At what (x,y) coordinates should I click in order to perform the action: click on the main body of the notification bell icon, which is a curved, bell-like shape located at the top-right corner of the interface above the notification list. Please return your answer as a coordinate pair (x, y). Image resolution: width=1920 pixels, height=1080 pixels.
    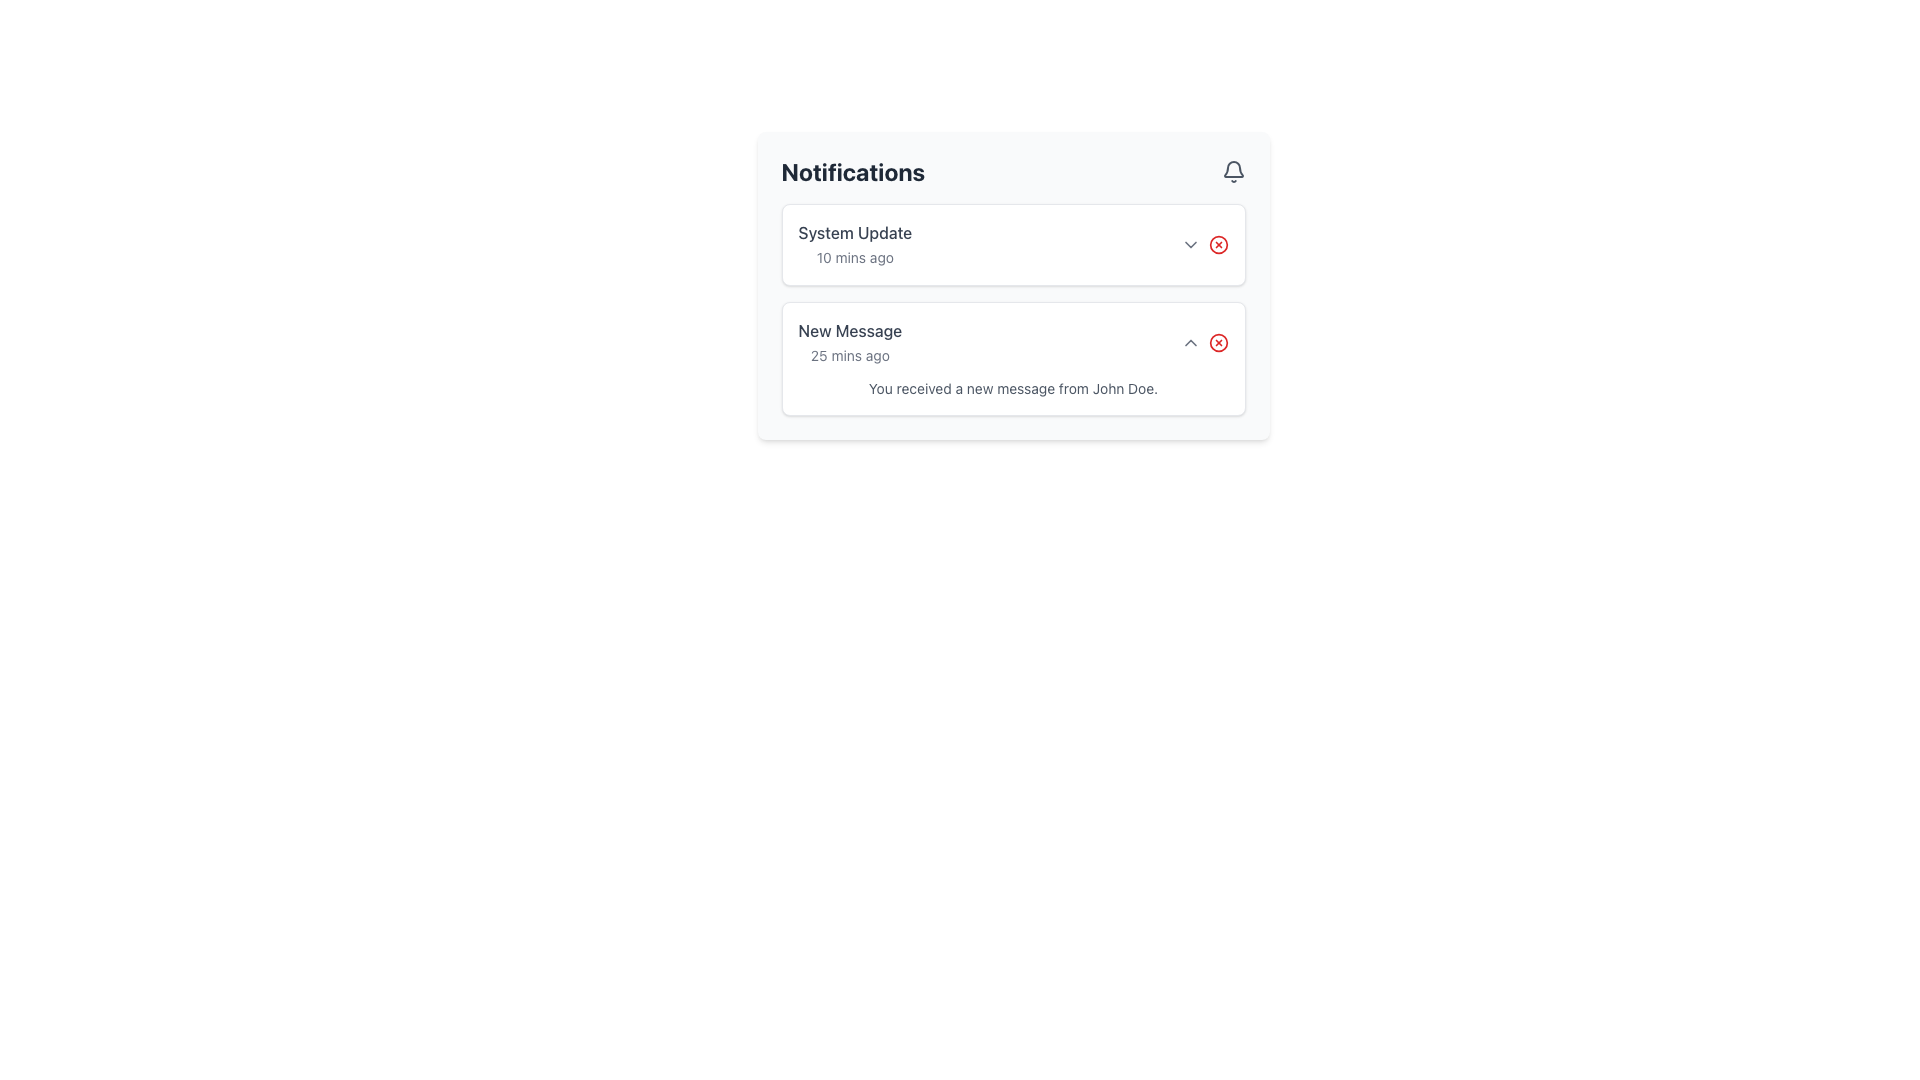
    Looking at the image, I should click on (1232, 168).